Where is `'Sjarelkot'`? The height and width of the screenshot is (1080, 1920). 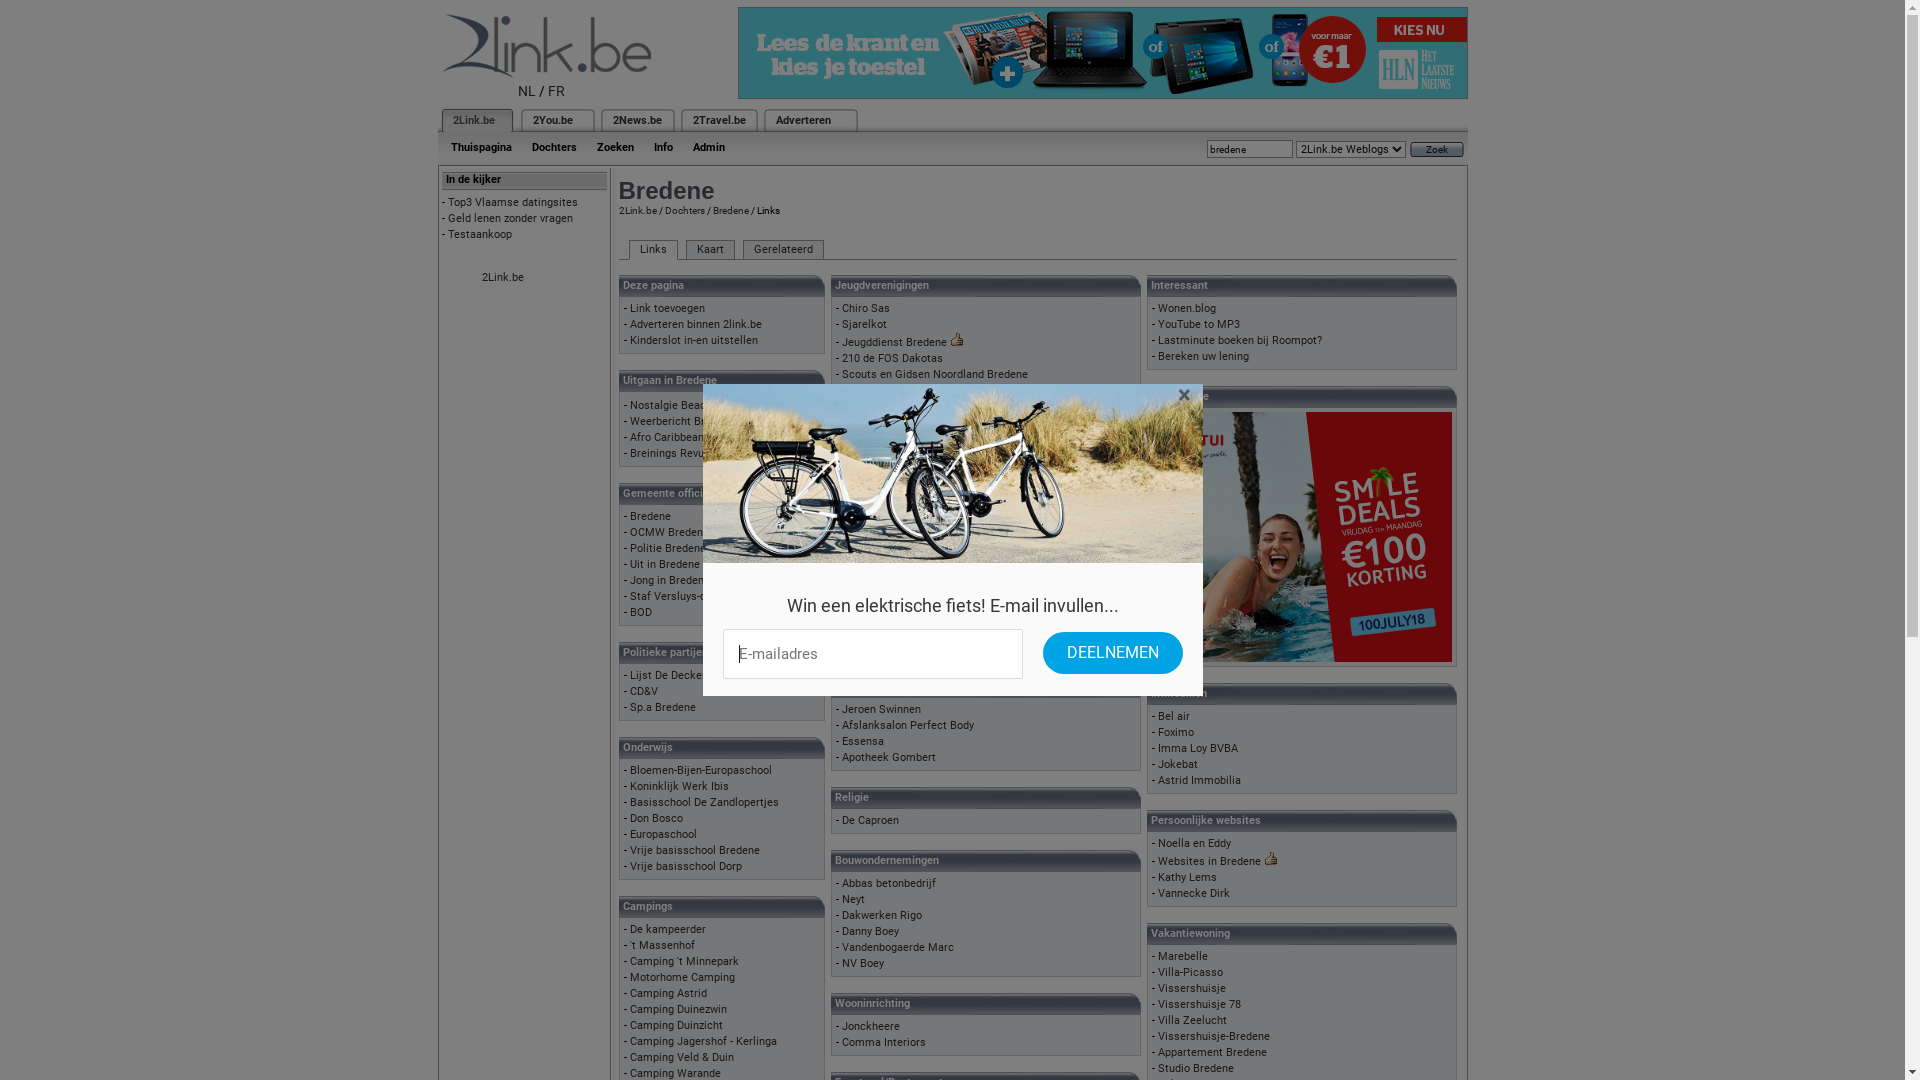 'Sjarelkot' is located at coordinates (864, 323).